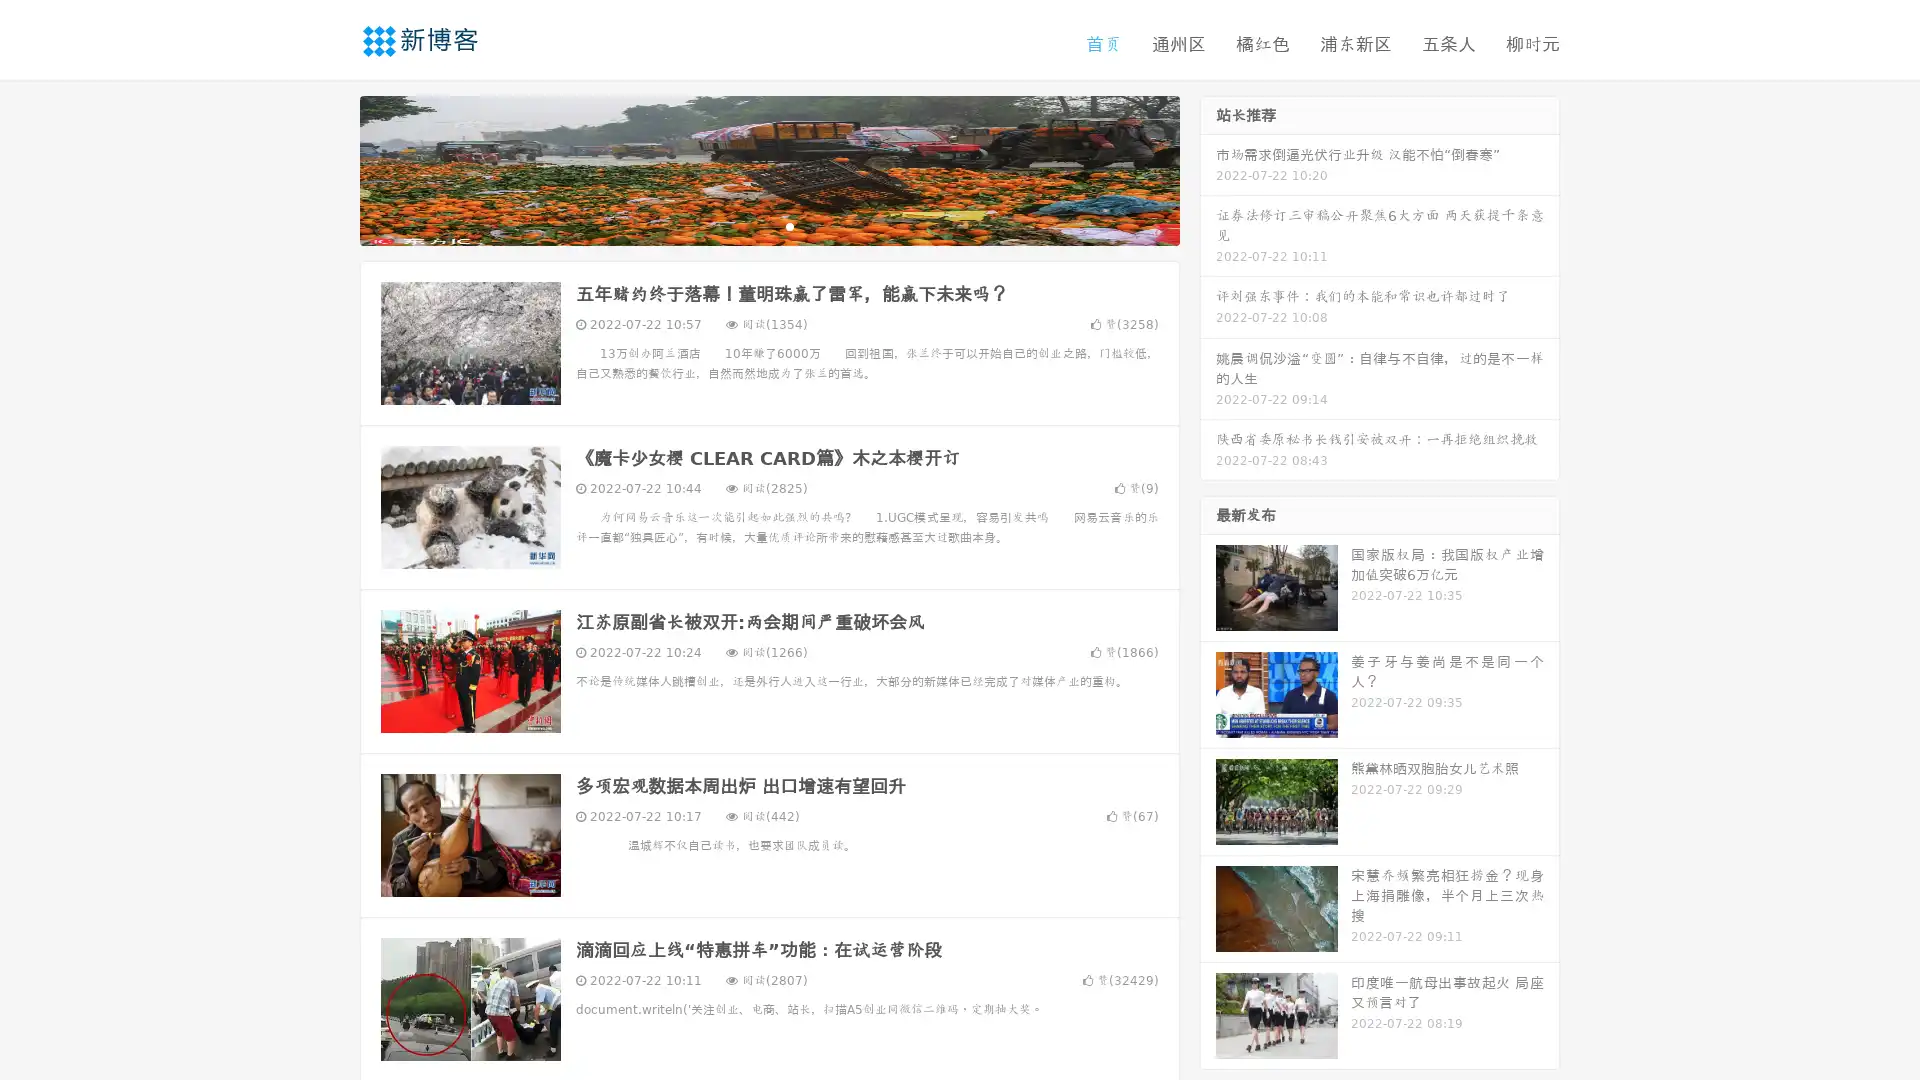 This screenshot has height=1080, width=1920. What do you see at coordinates (1208, 168) in the screenshot?
I see `Next slide` at bounding box center [1208, 168].